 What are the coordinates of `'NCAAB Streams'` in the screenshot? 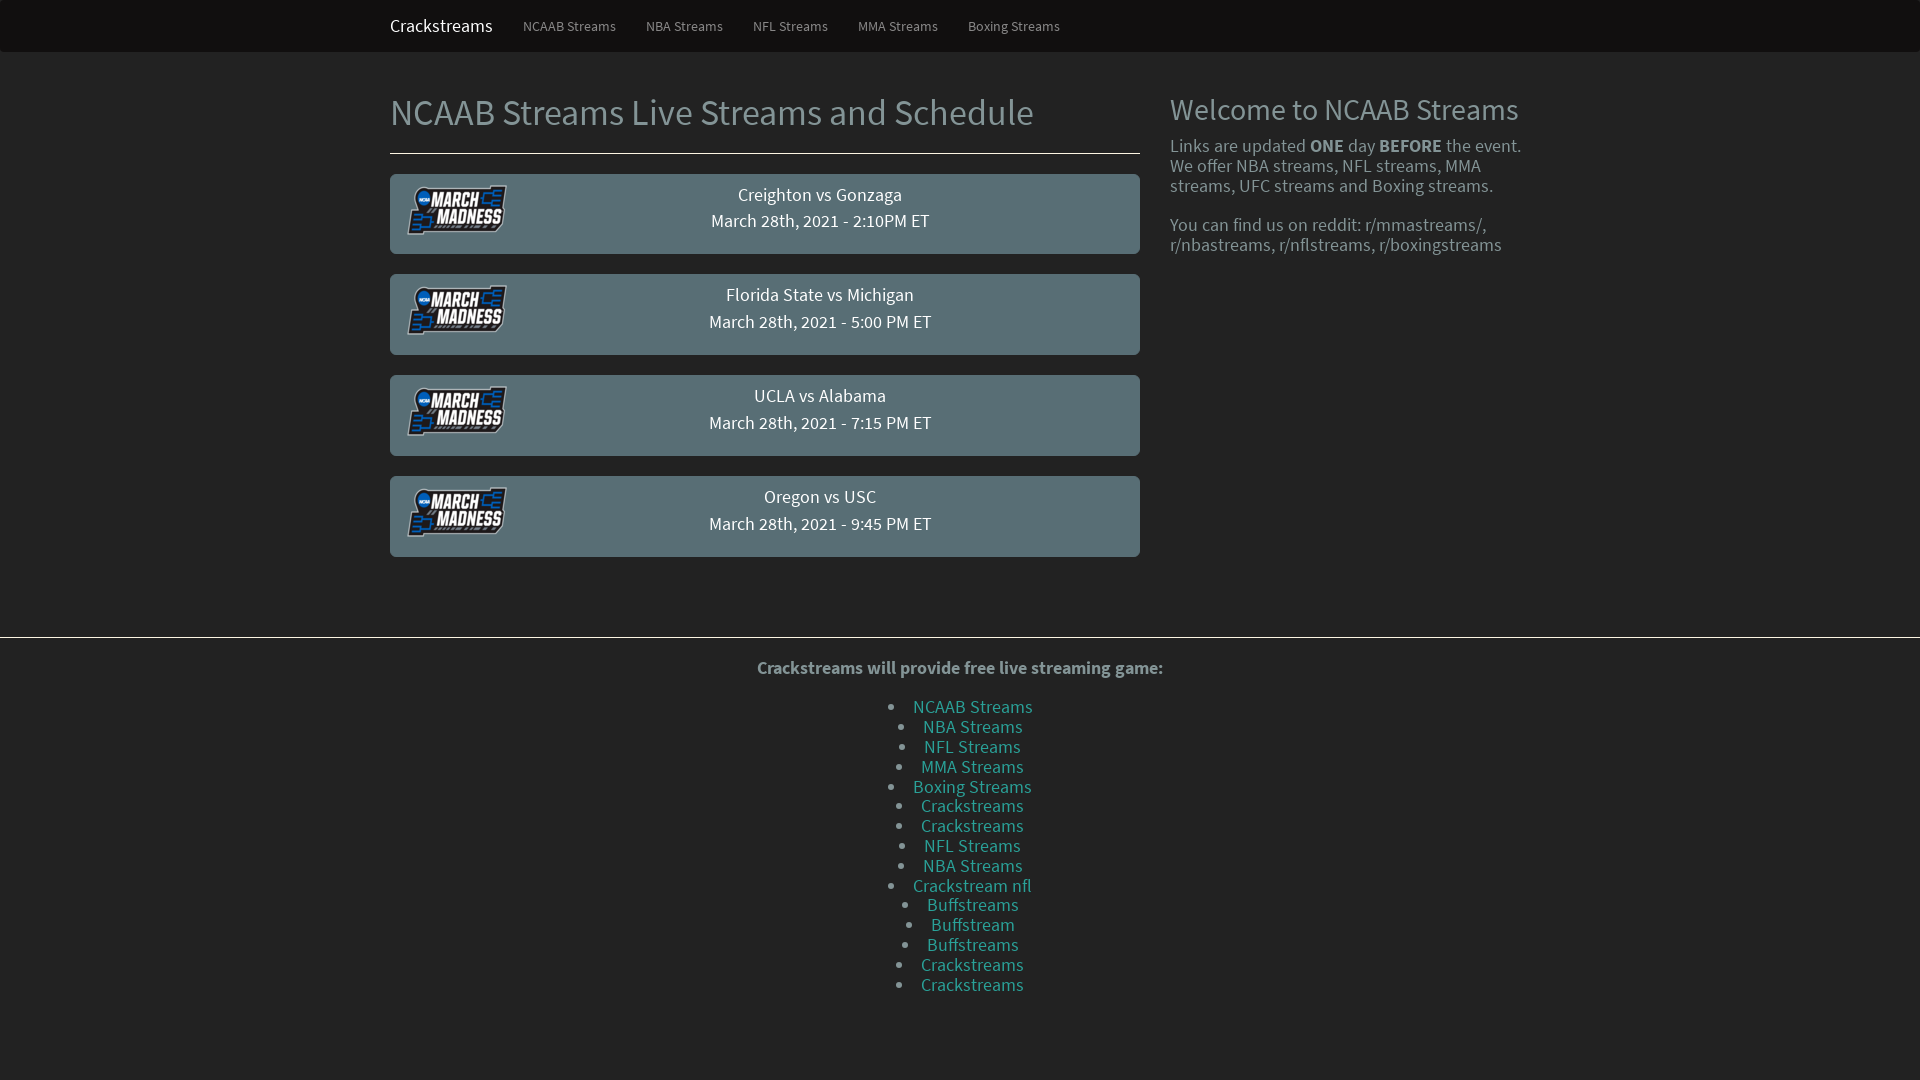 It's located at (568, 26).